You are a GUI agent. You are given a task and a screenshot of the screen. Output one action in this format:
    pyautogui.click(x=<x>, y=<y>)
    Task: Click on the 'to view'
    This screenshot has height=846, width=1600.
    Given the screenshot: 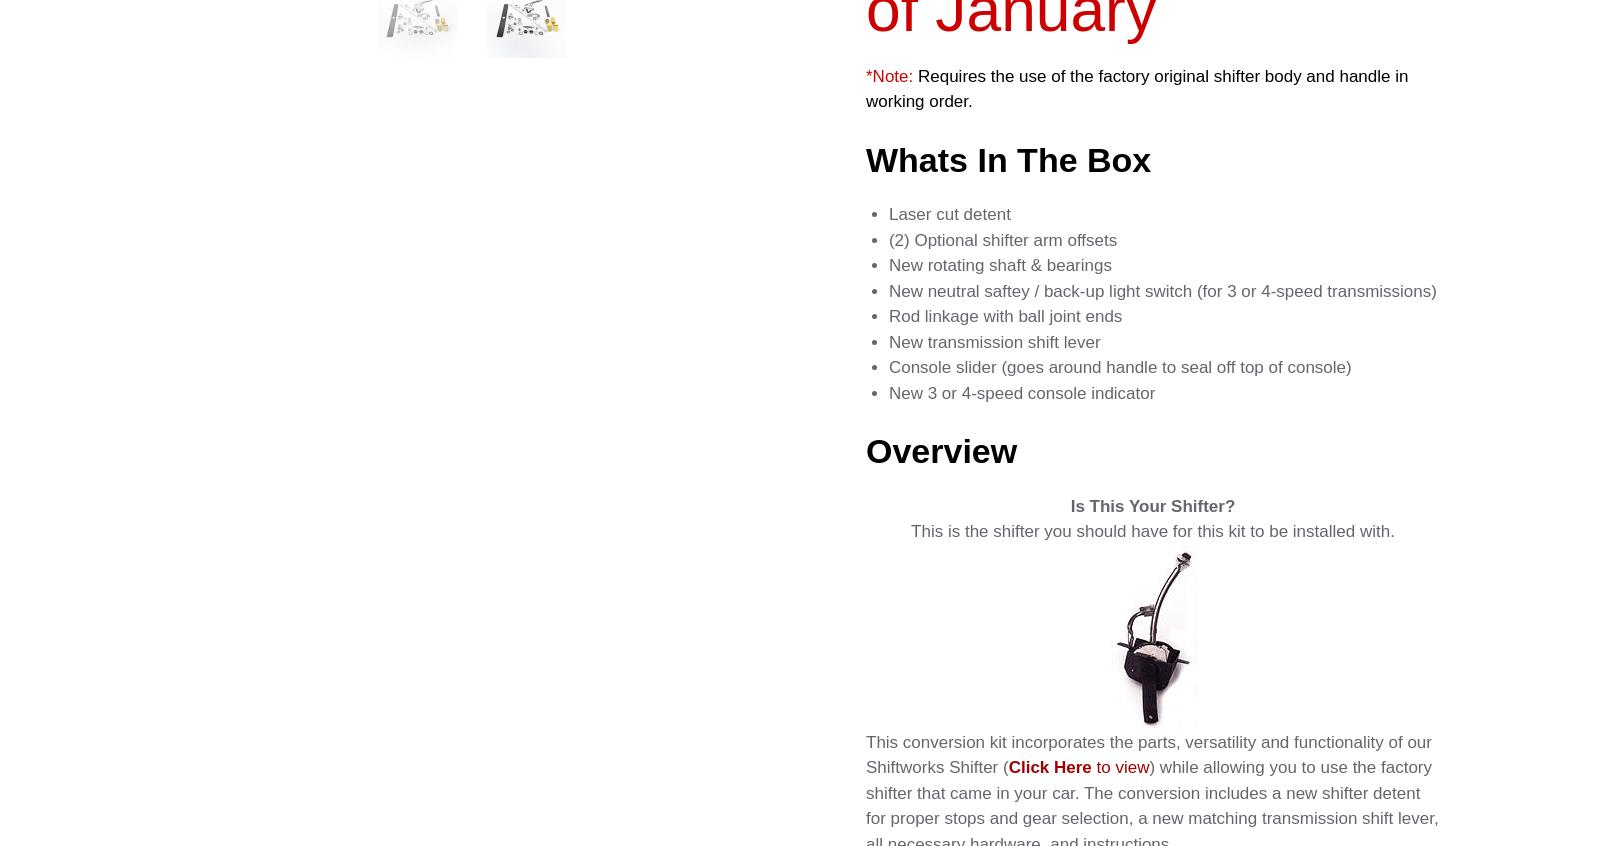 What is the action you would take?
    pyautogui.click(x=1120, y=766)
    